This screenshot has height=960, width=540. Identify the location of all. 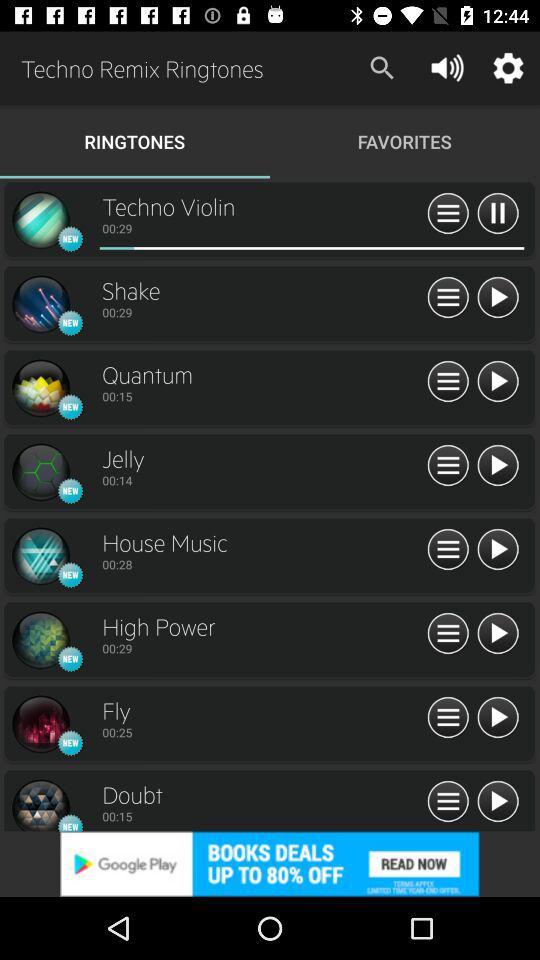
(448, 297).